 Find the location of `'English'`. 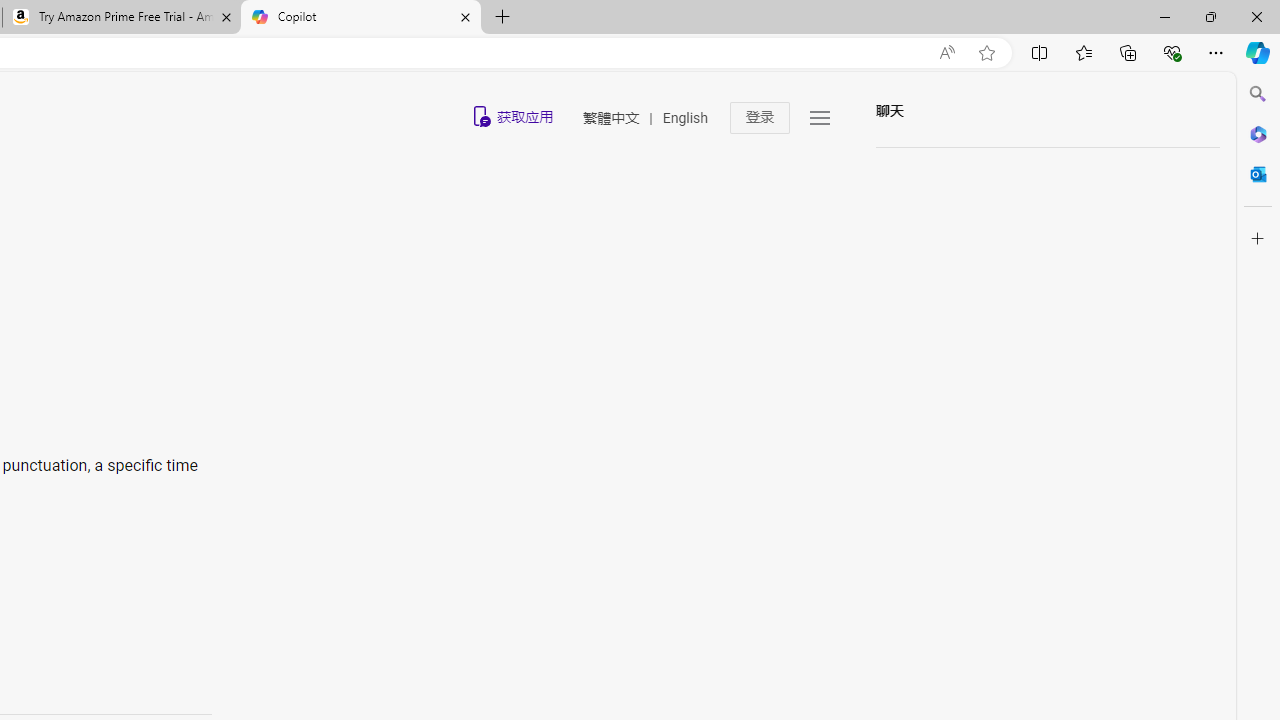

'English' is located at coordinates (684, 118).